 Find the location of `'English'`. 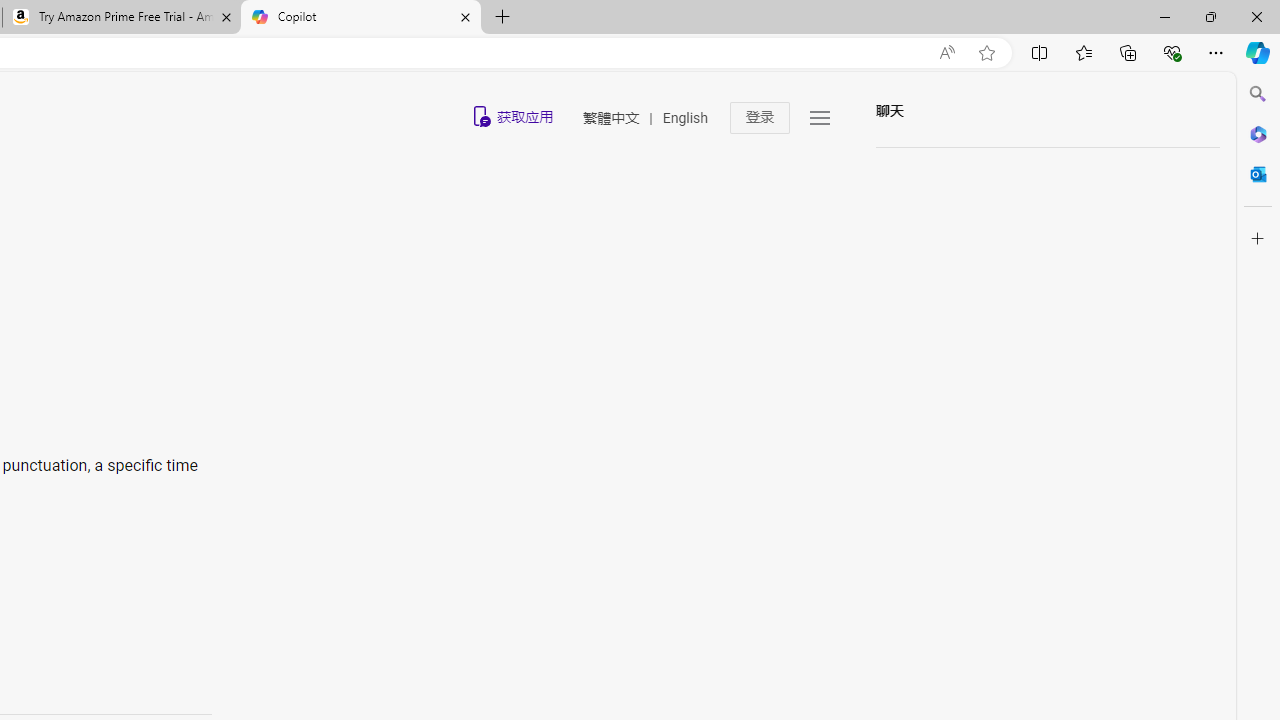

'English' is located at coordinates (684, 118).